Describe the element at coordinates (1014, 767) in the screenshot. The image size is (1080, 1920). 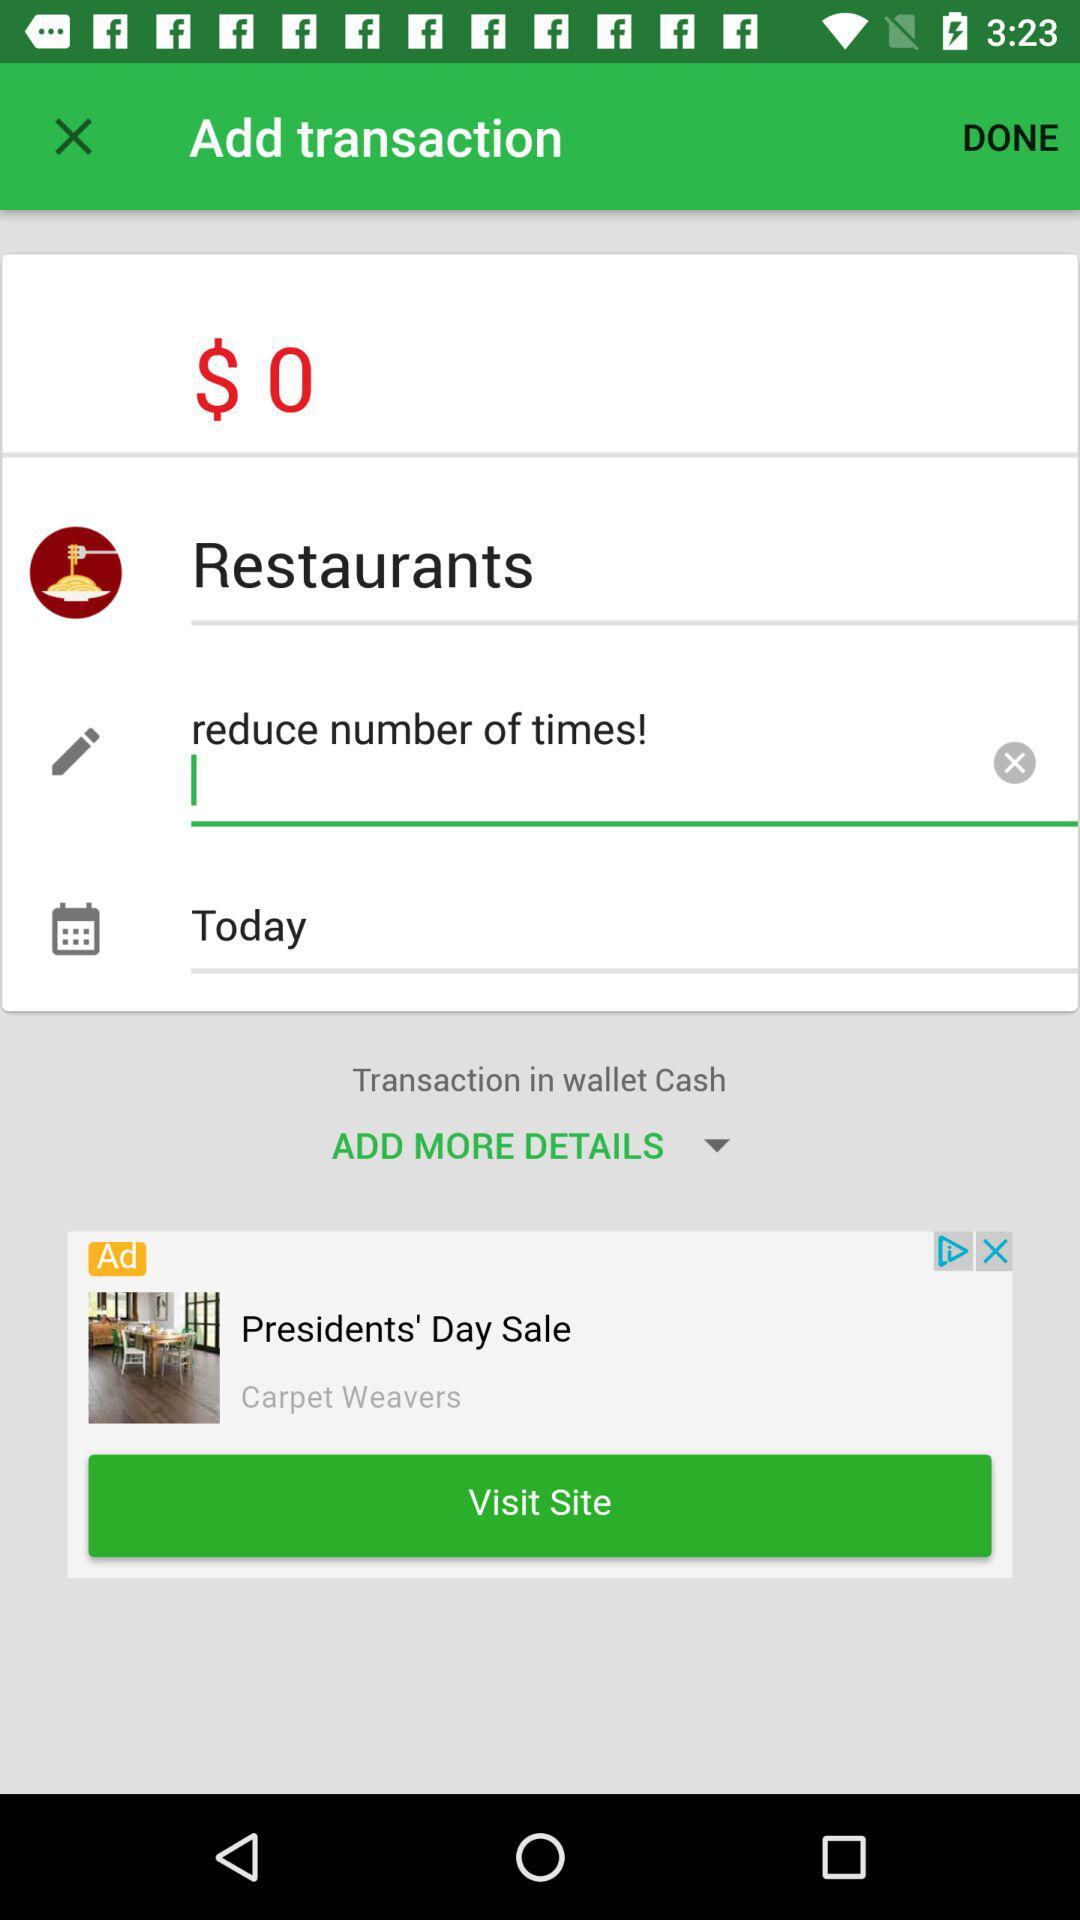
I see `the close icon` at that location.